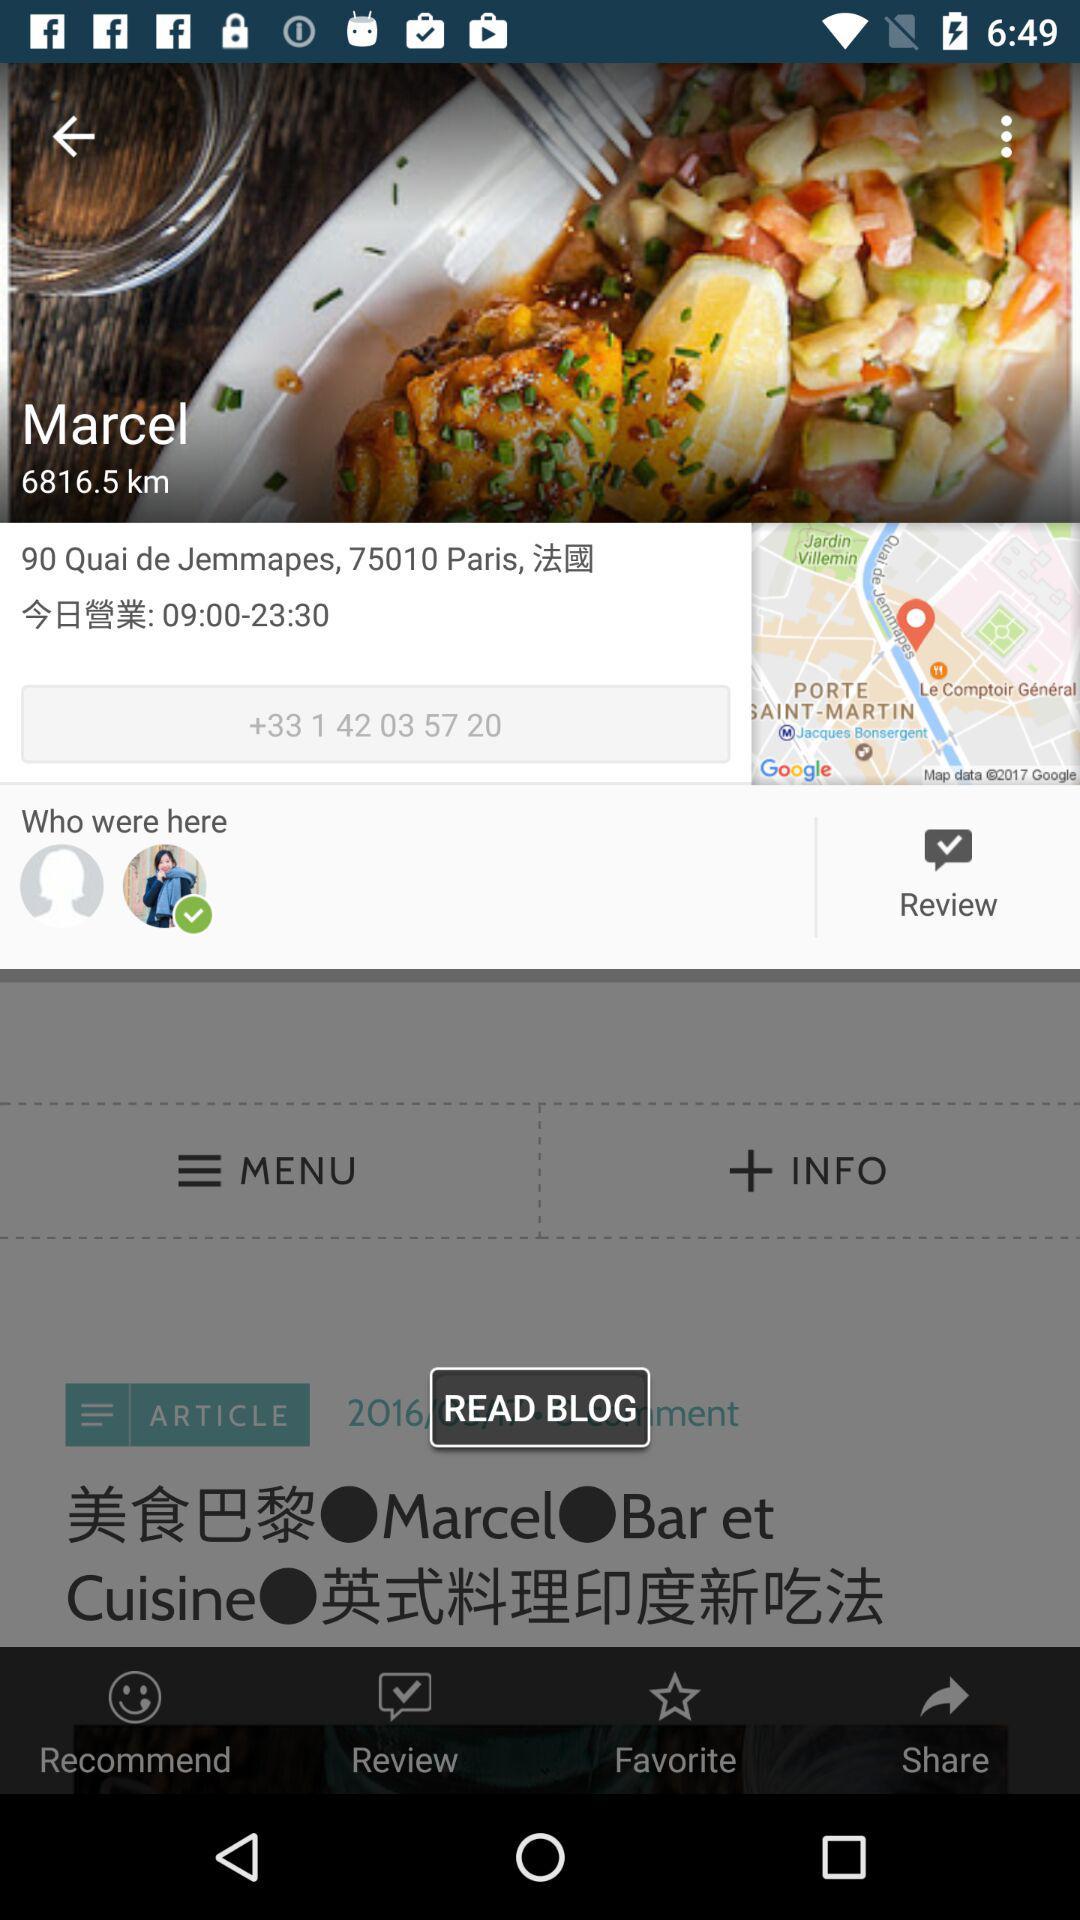 This screenshot has height=1920, width=1080. Describe the element at coordinates (540, 1411) in the screenshot. I see `the item at the bottom` at that location.